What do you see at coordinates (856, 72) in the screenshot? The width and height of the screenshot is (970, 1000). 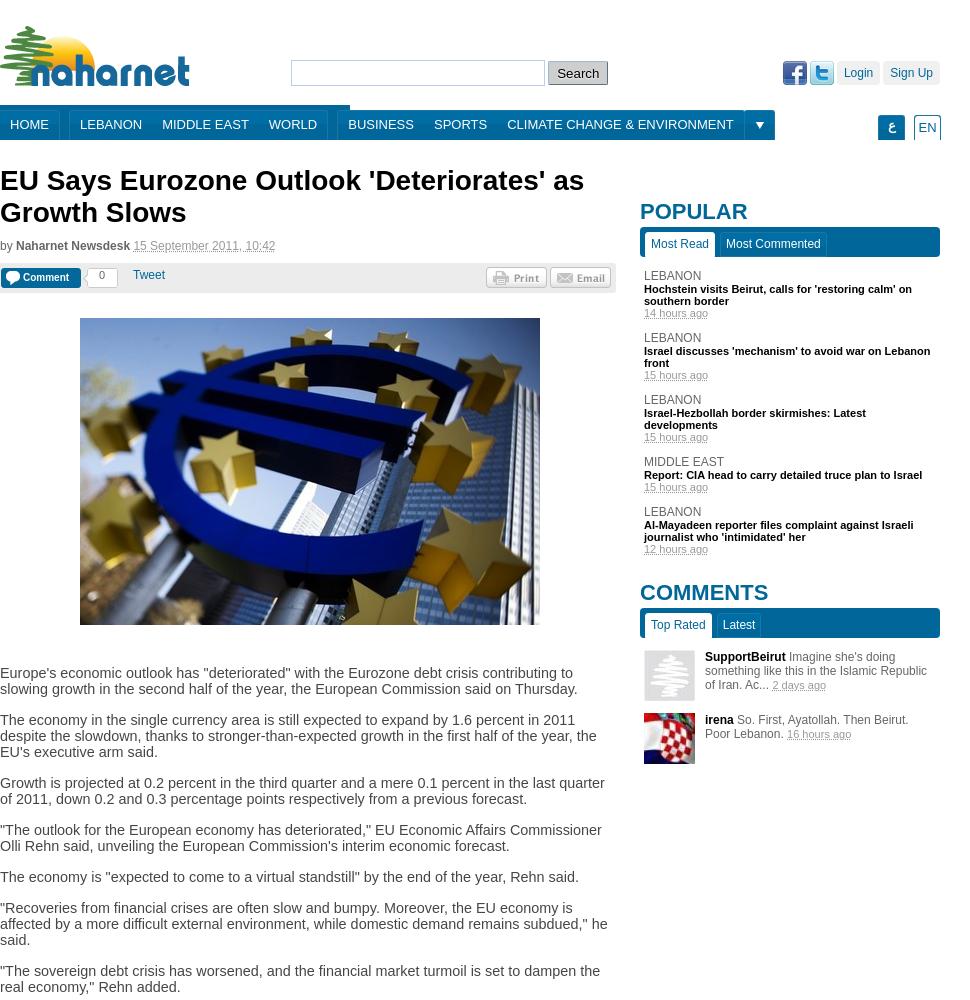 I see `'Login'` at bounding box center [856, 72].